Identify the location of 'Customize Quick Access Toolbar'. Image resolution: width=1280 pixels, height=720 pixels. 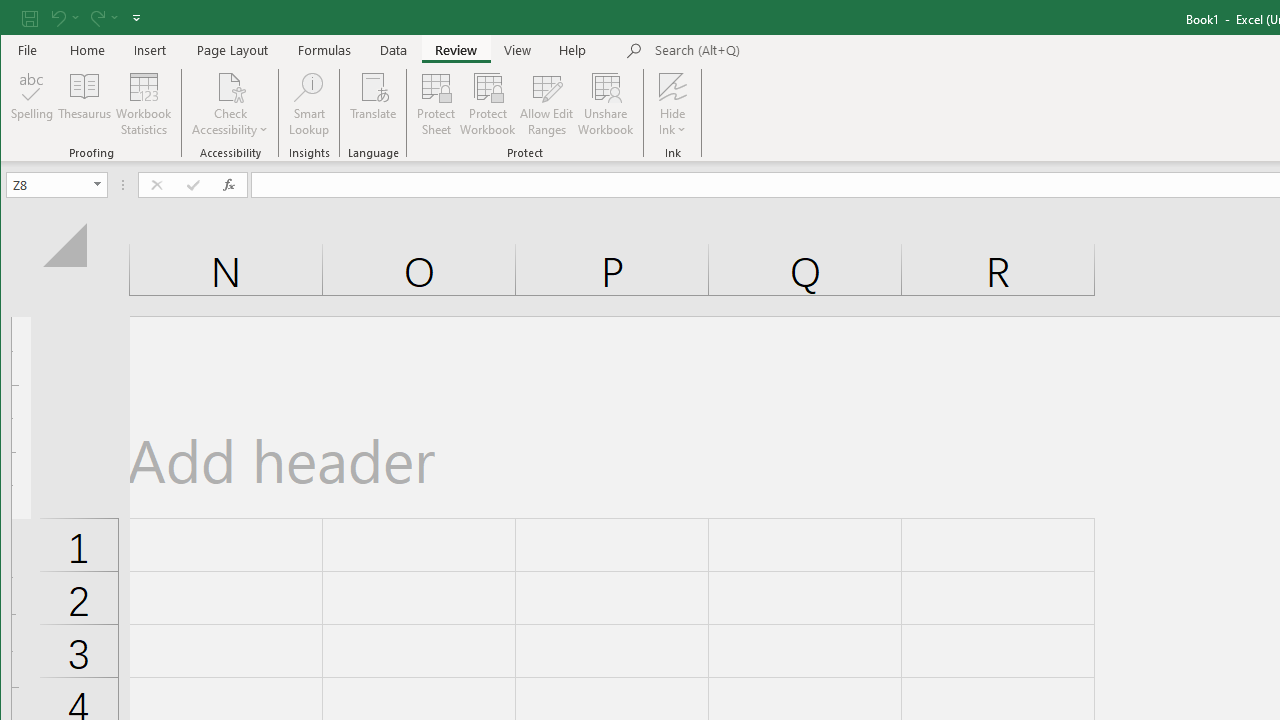
(135, 17).